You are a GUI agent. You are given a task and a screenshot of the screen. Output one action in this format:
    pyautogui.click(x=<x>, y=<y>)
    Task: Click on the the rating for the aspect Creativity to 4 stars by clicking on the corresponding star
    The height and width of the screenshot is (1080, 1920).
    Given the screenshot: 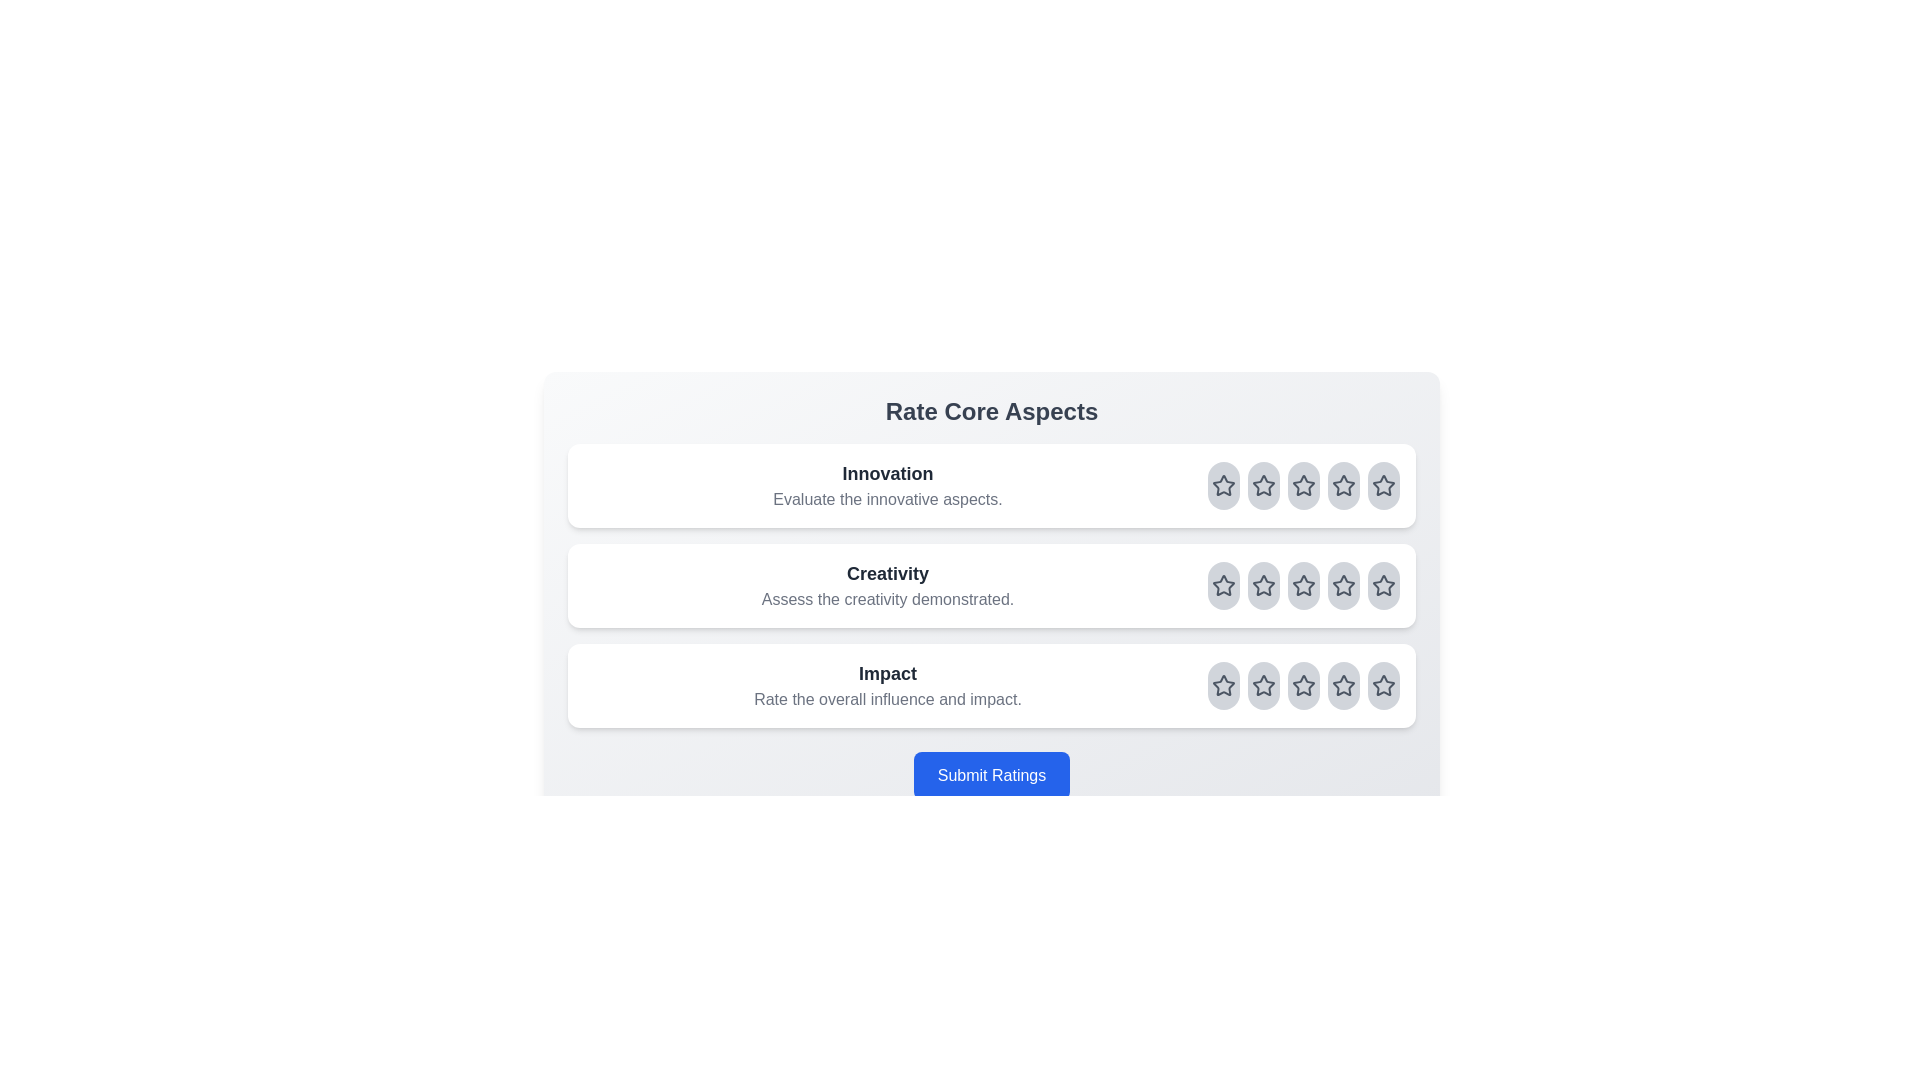 What is the action you would take?
    pyautogui.click(x=1344, y=585)
    